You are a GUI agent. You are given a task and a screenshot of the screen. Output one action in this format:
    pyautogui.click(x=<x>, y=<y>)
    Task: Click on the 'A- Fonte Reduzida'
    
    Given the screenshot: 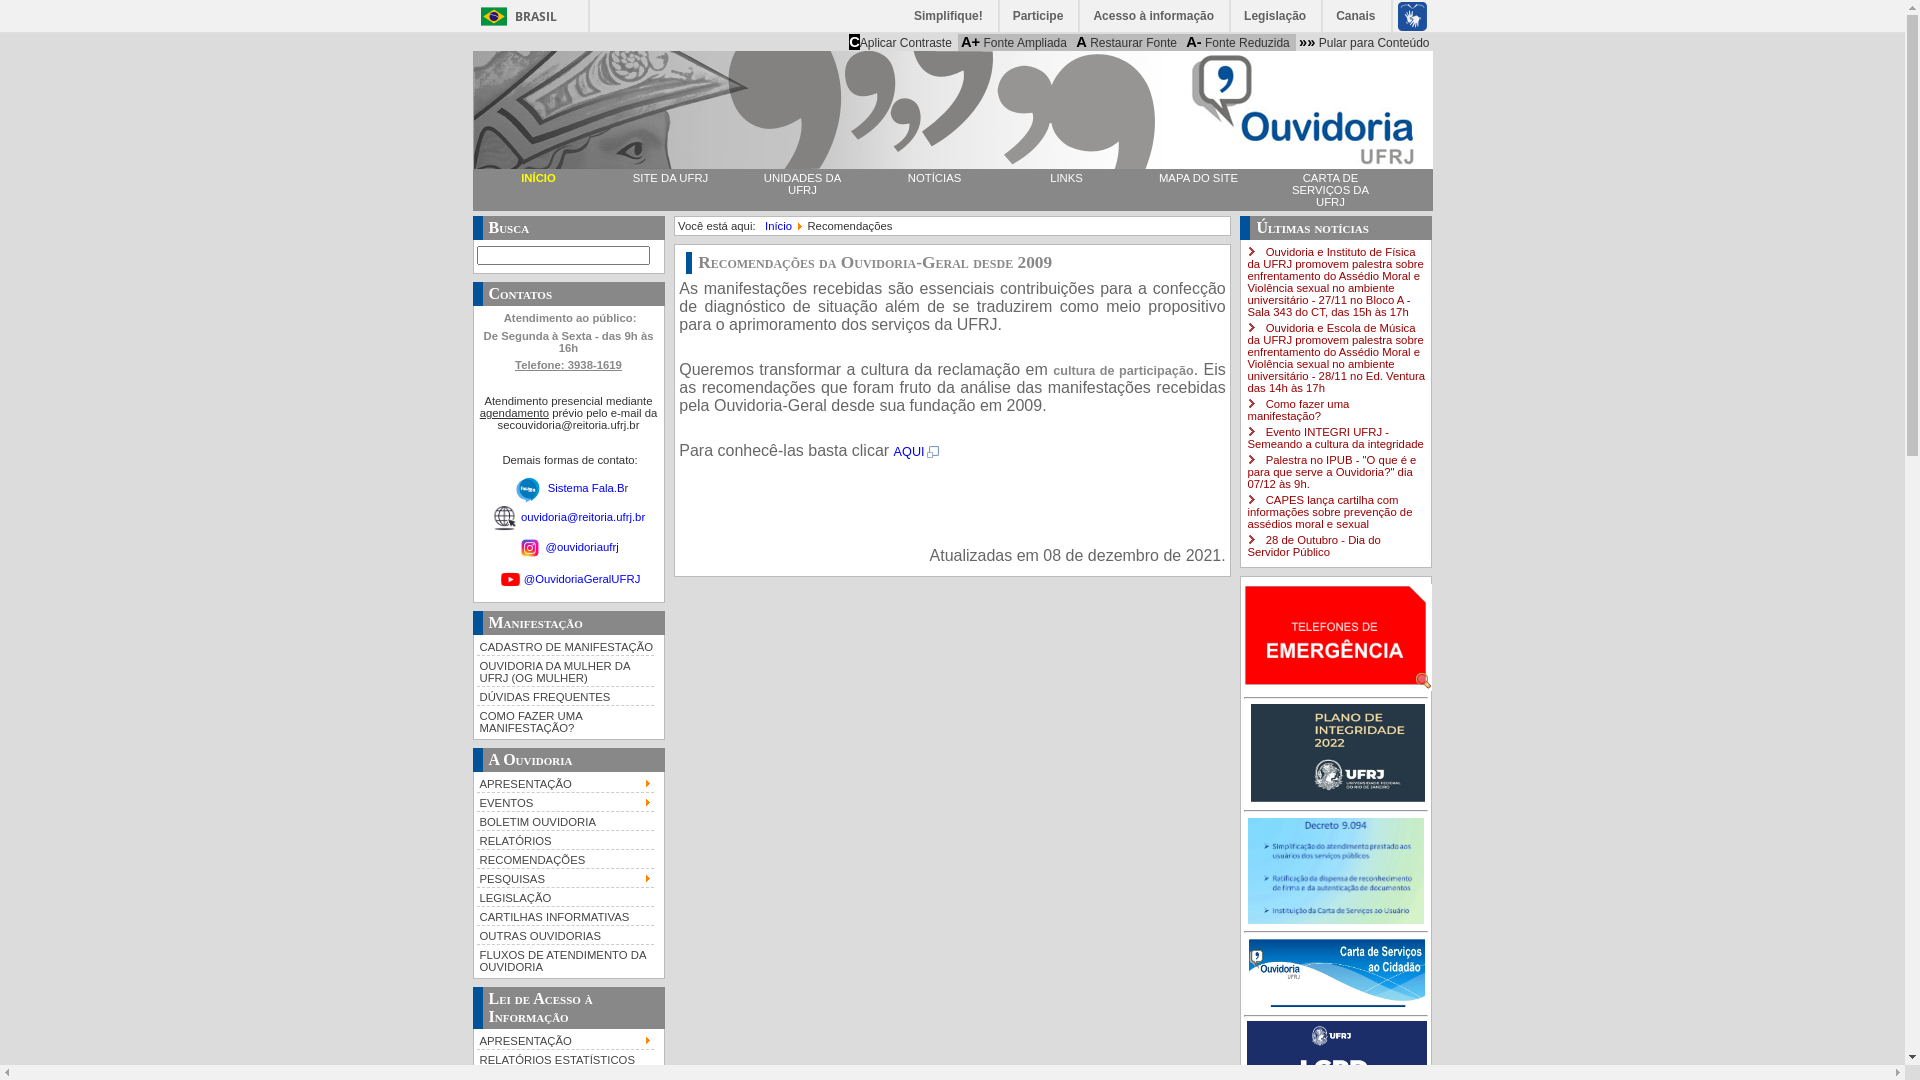 What is the action you would take?
    pyautogui.click(x=1182, y=42)
    